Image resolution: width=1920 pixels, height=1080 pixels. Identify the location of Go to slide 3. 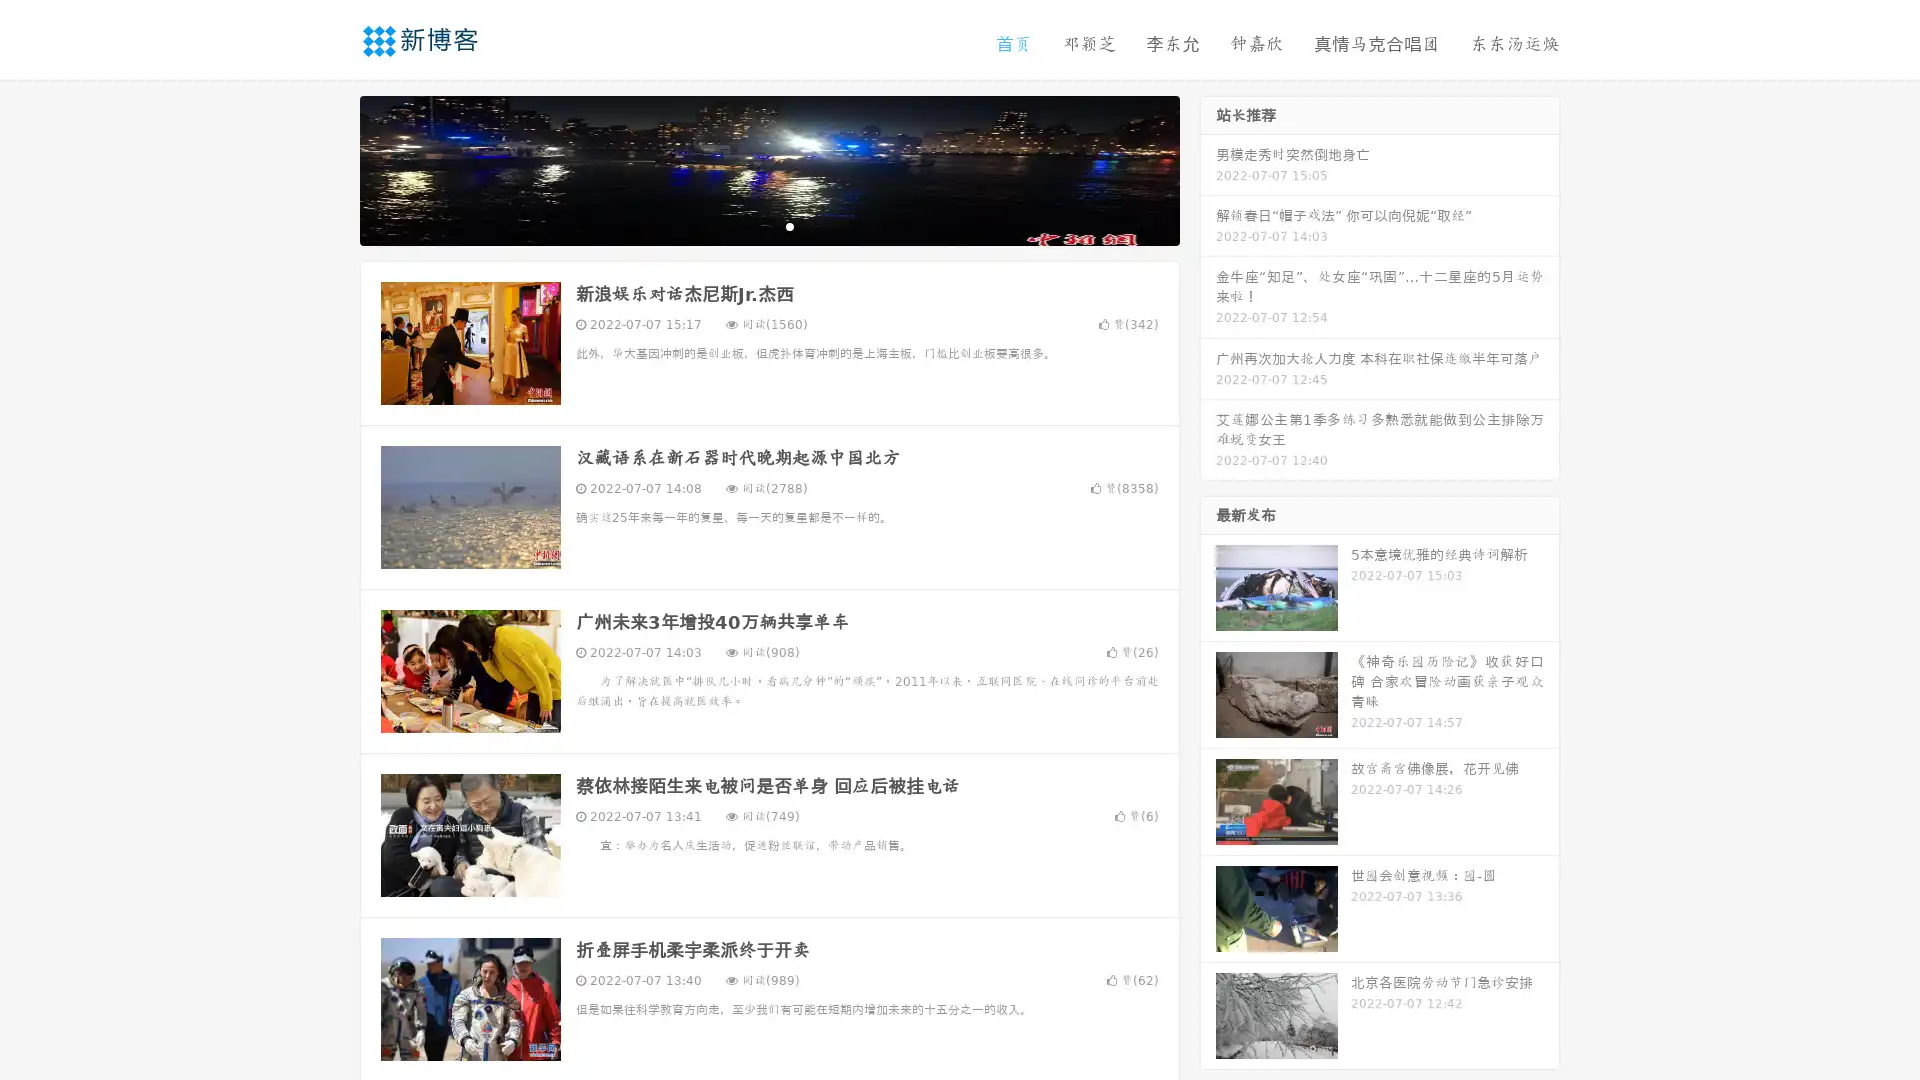
(789, 225).